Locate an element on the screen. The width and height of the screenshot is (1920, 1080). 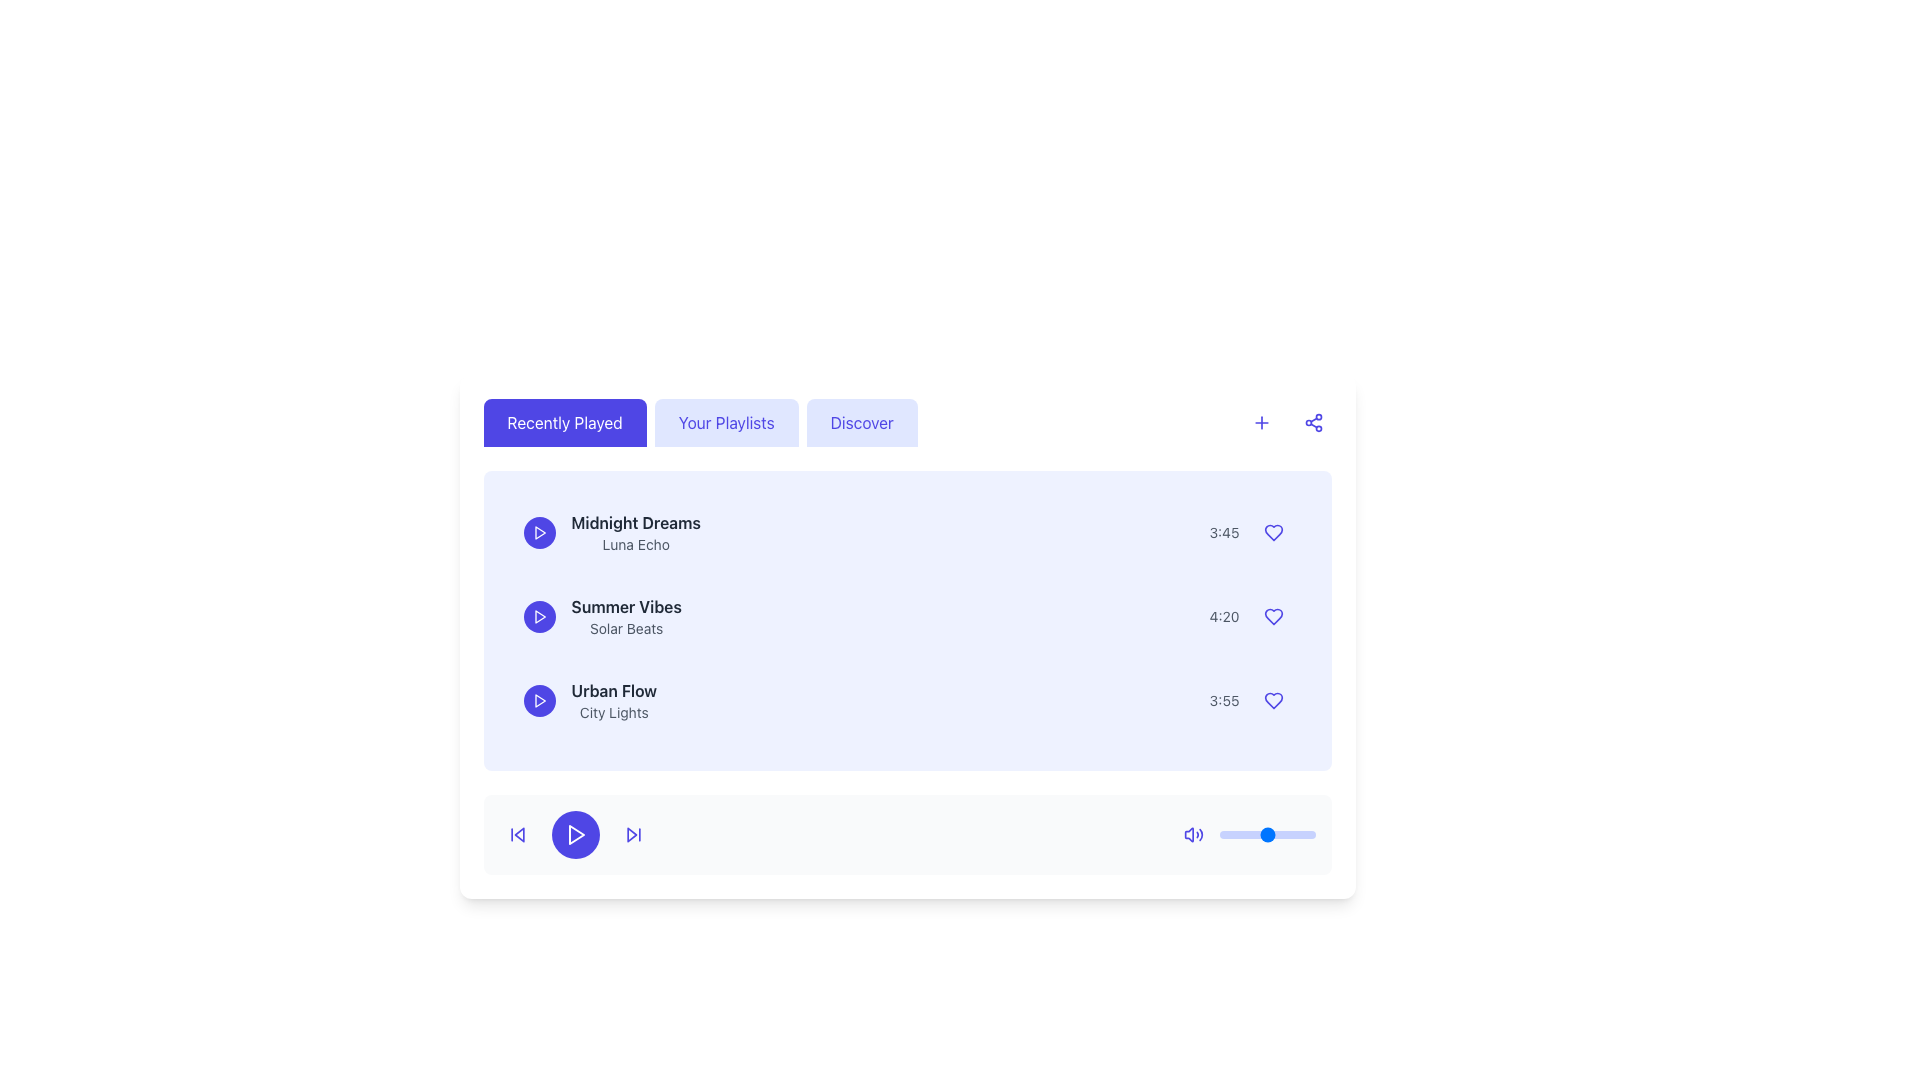
the triangular 'Play' icon button located in the bottom control section of the interface is located at coordinates (539, 700).